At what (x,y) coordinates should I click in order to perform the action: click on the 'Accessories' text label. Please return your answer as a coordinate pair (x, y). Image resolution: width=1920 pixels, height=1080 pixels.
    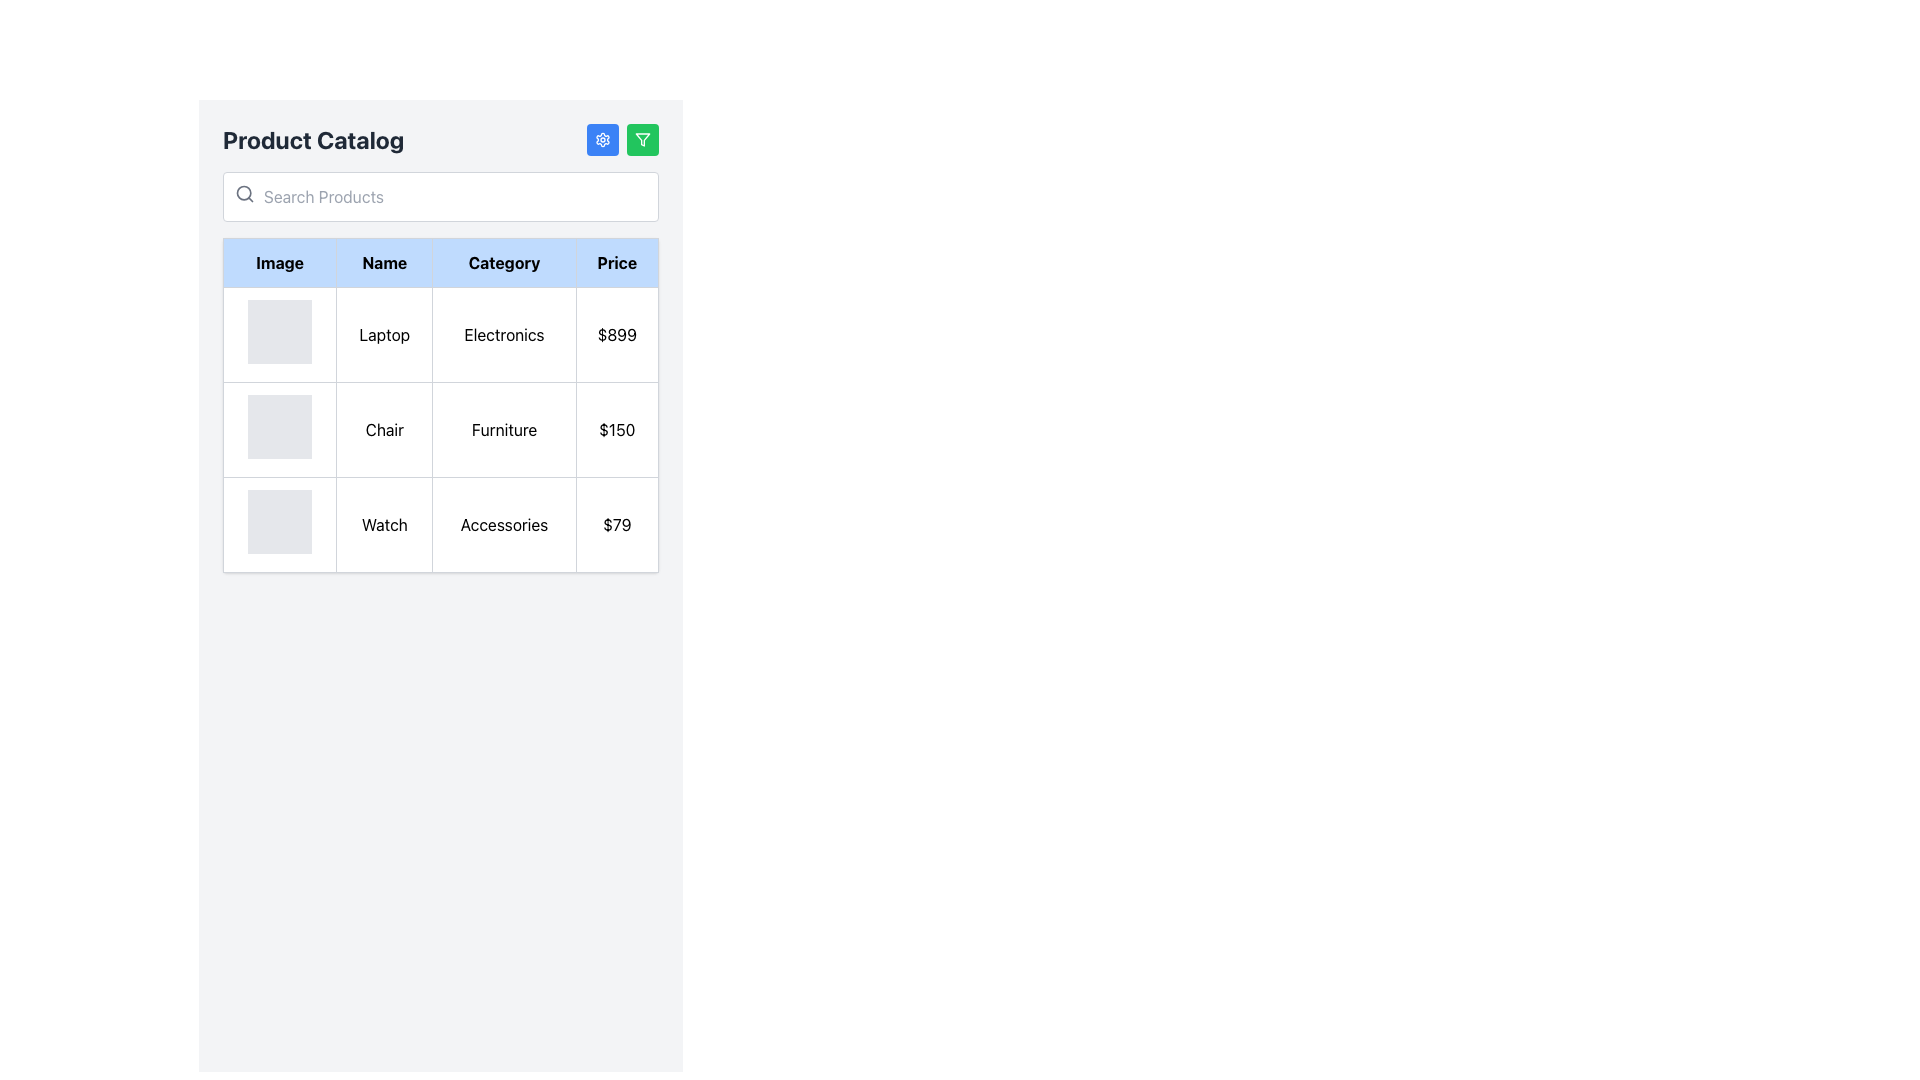
    Looking at the image, I should click on (504, 523).